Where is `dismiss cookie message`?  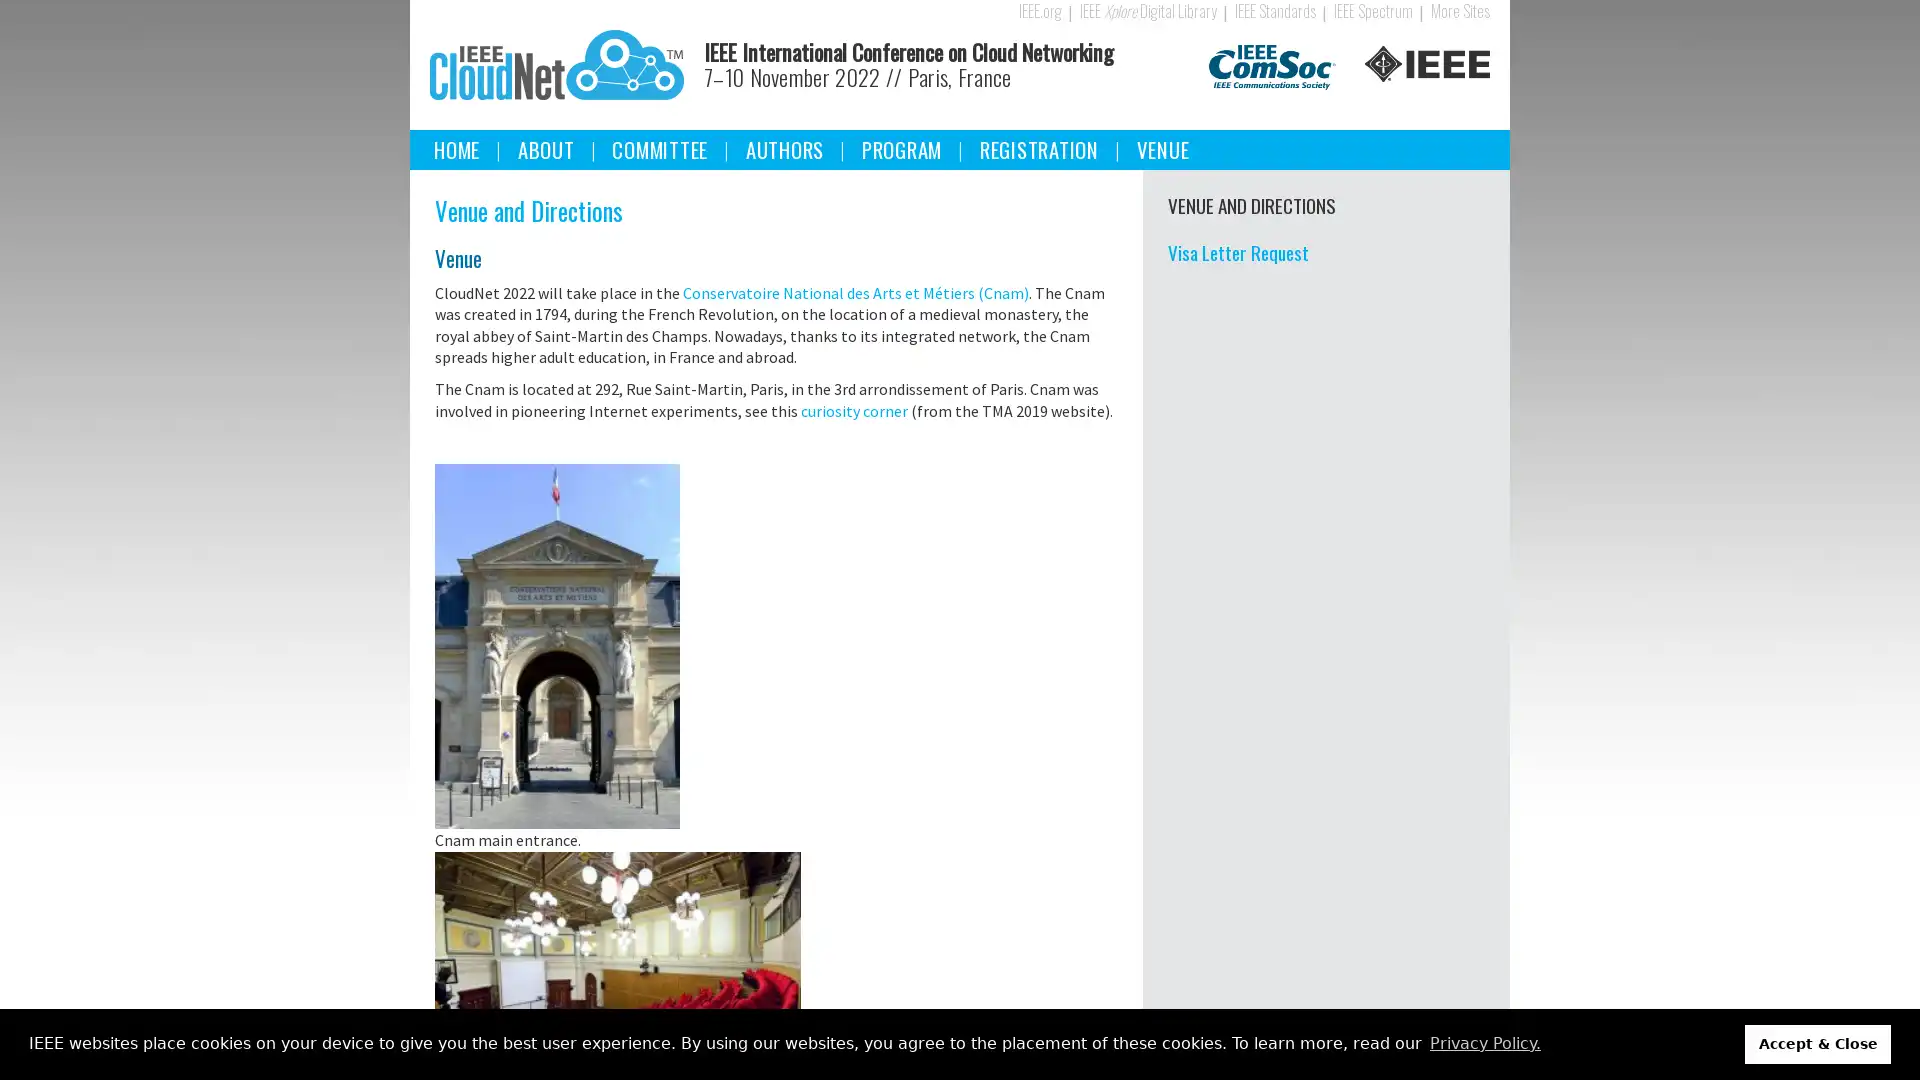
dismiss cookie message is located at coordinates (1818, 1043).